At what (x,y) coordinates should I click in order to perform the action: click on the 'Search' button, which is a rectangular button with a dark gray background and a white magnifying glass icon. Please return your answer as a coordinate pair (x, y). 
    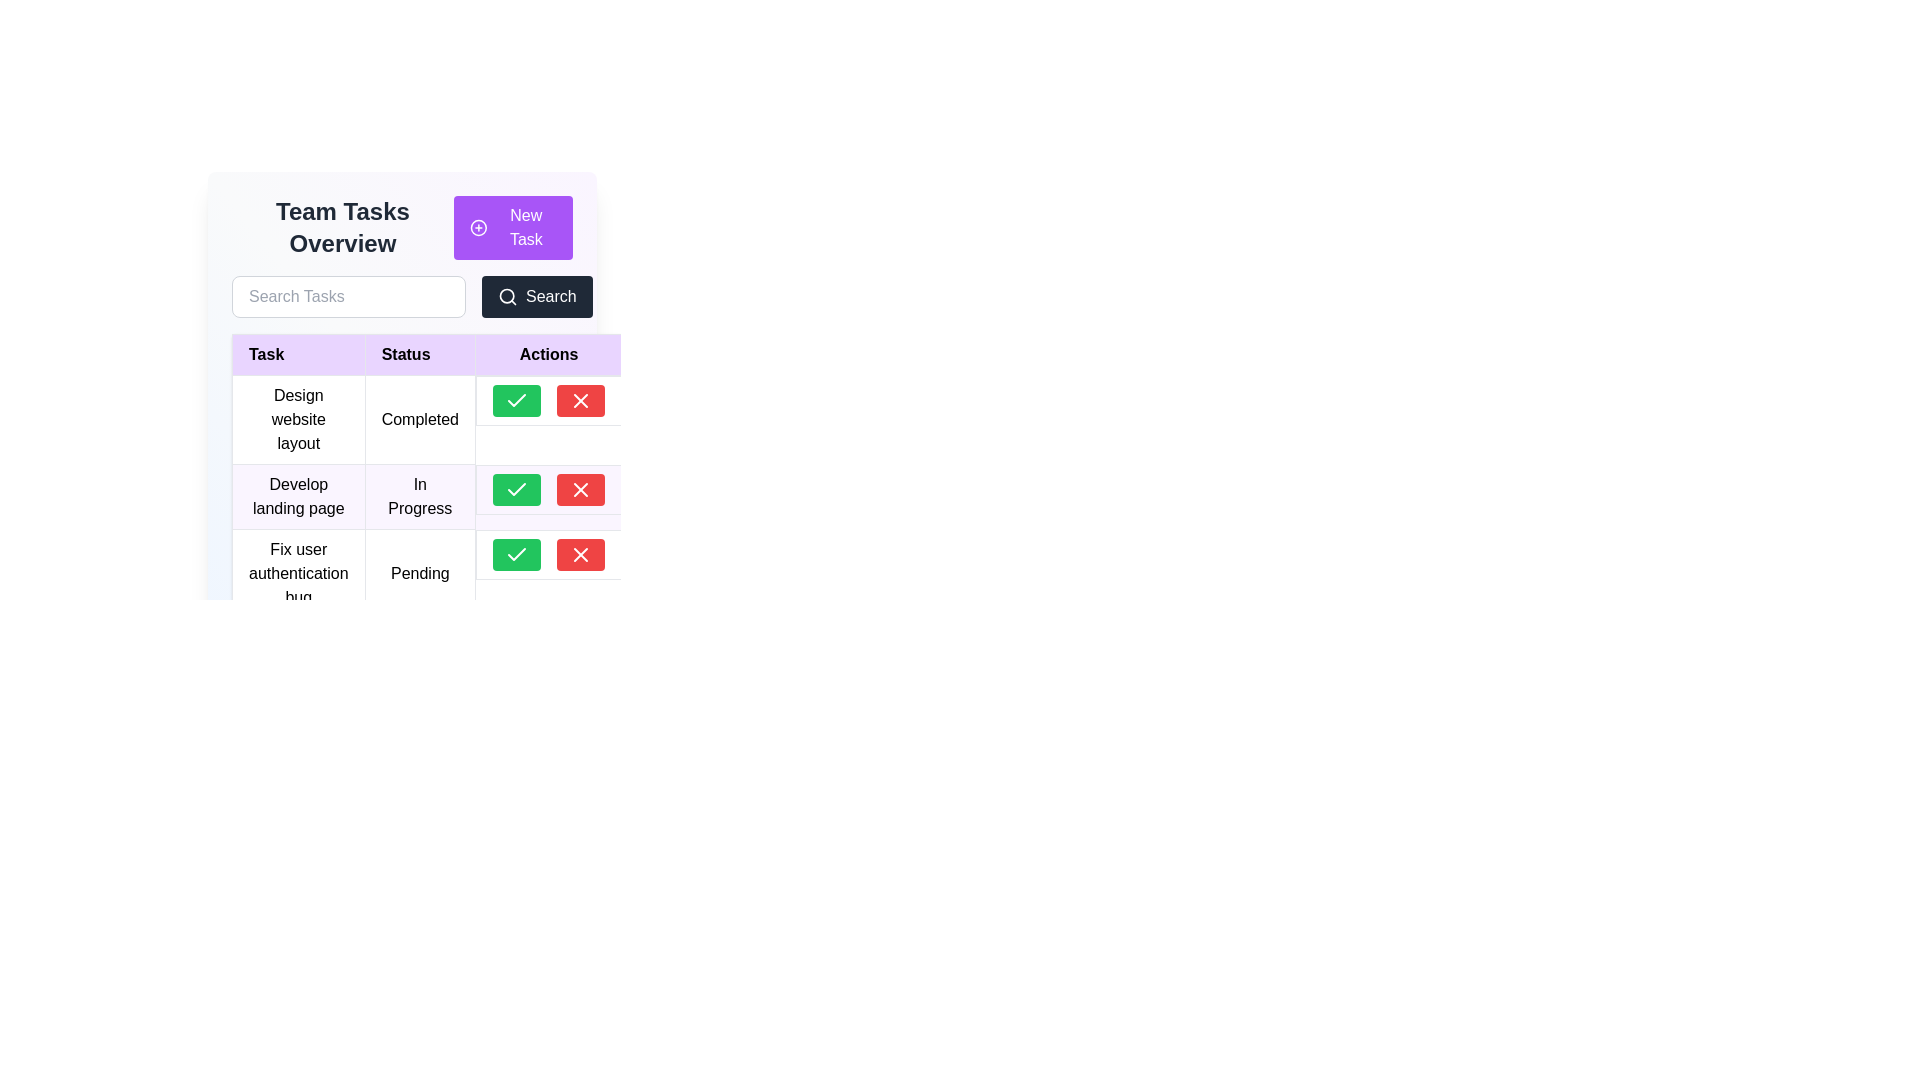
    Looking at the image, I should click on (537, 297).